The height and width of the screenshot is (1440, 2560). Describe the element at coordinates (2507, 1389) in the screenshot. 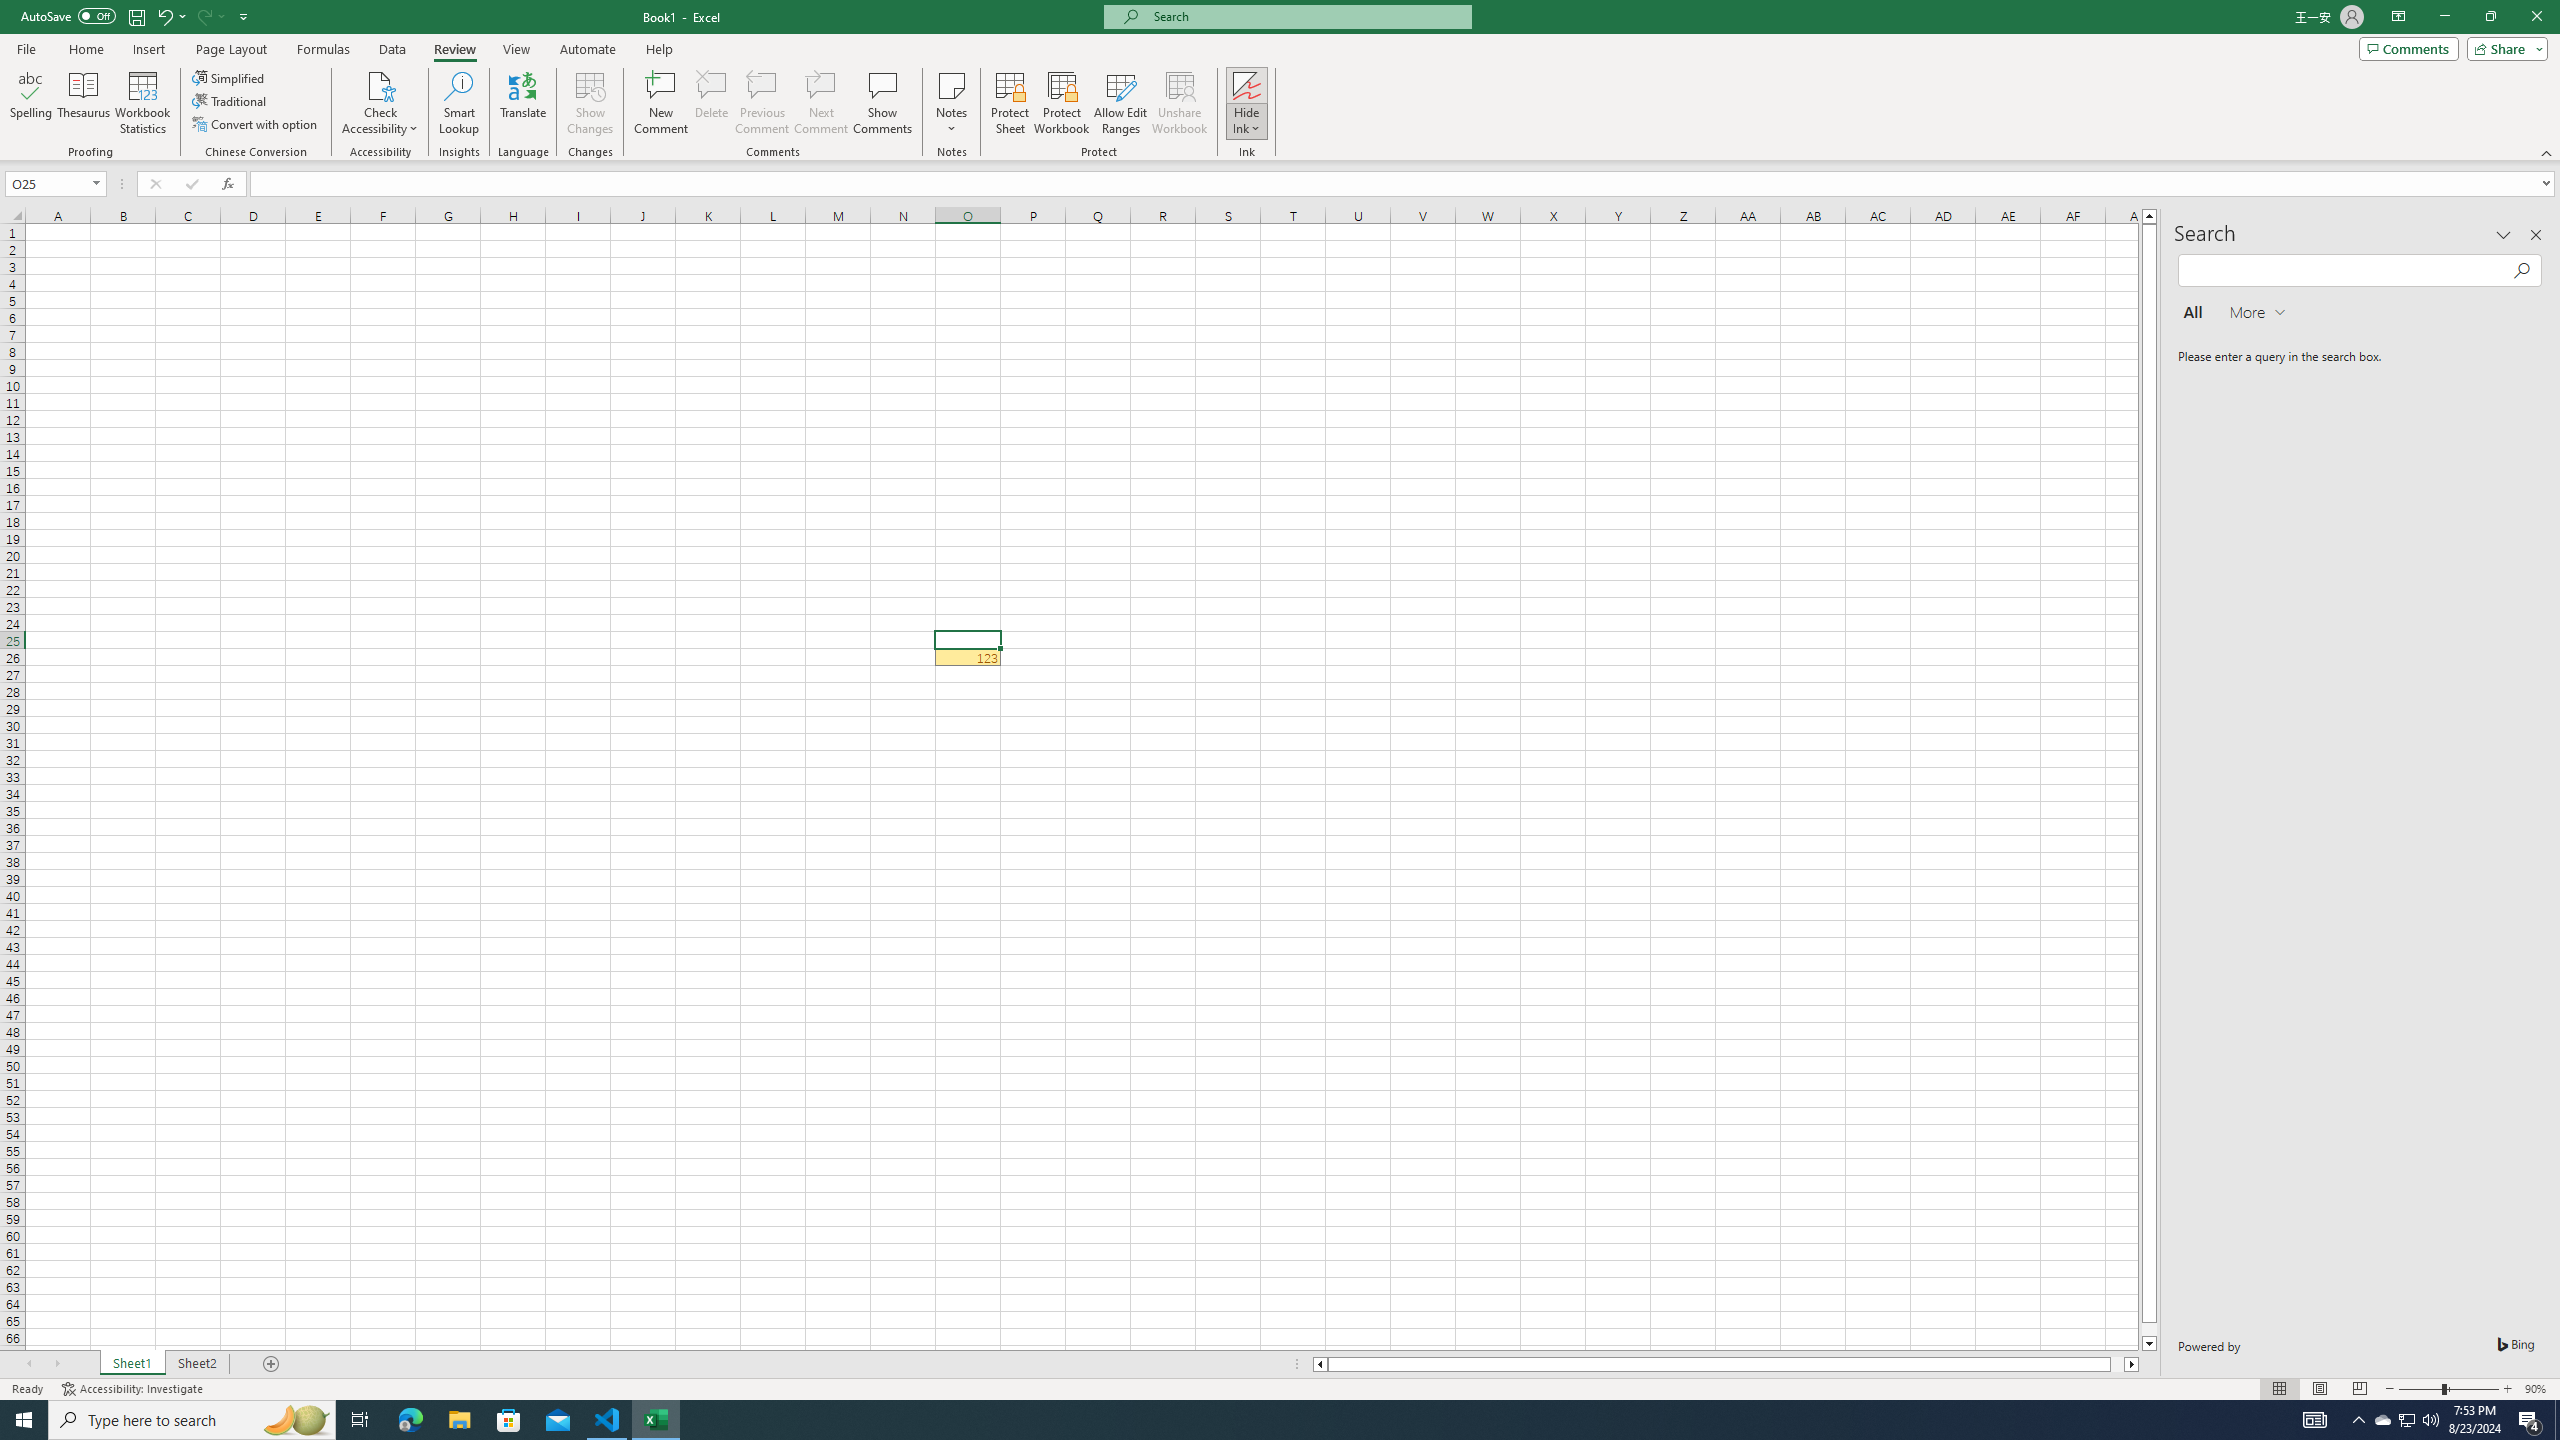

I see `'Zoom In'` at that location.